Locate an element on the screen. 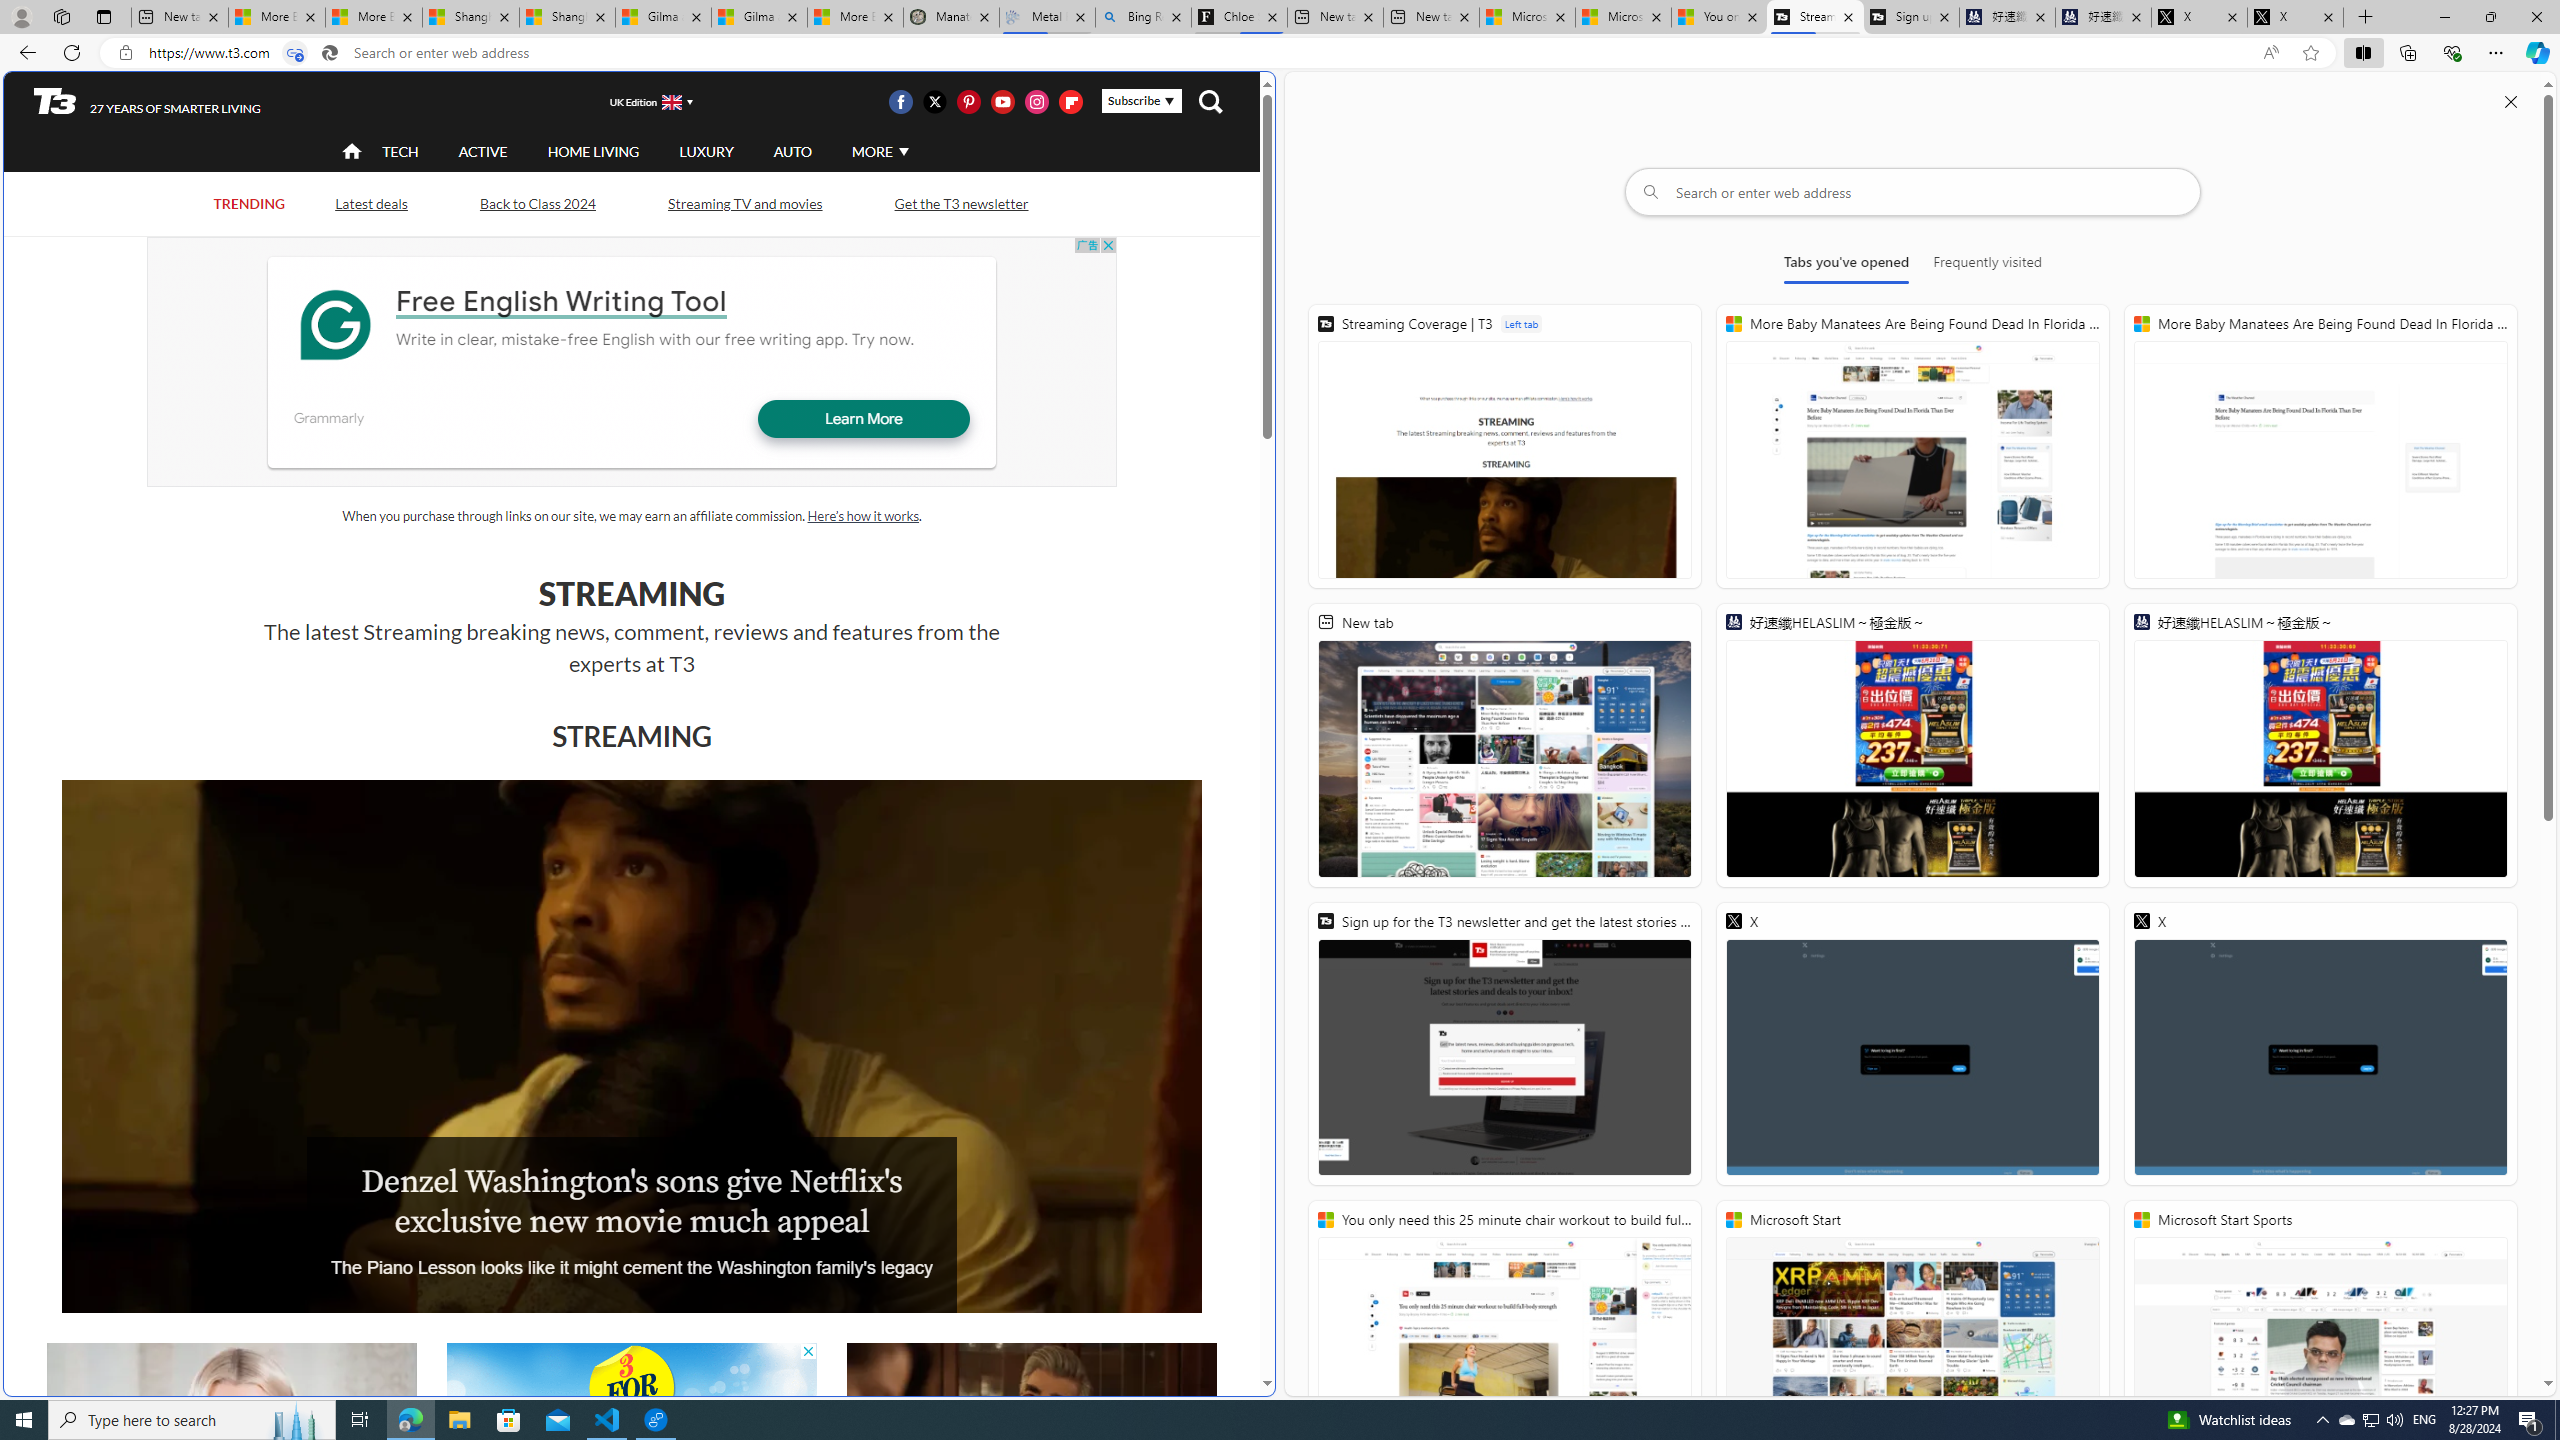  'Visit us on Flipboard' is located at coordinates (1071, 100).